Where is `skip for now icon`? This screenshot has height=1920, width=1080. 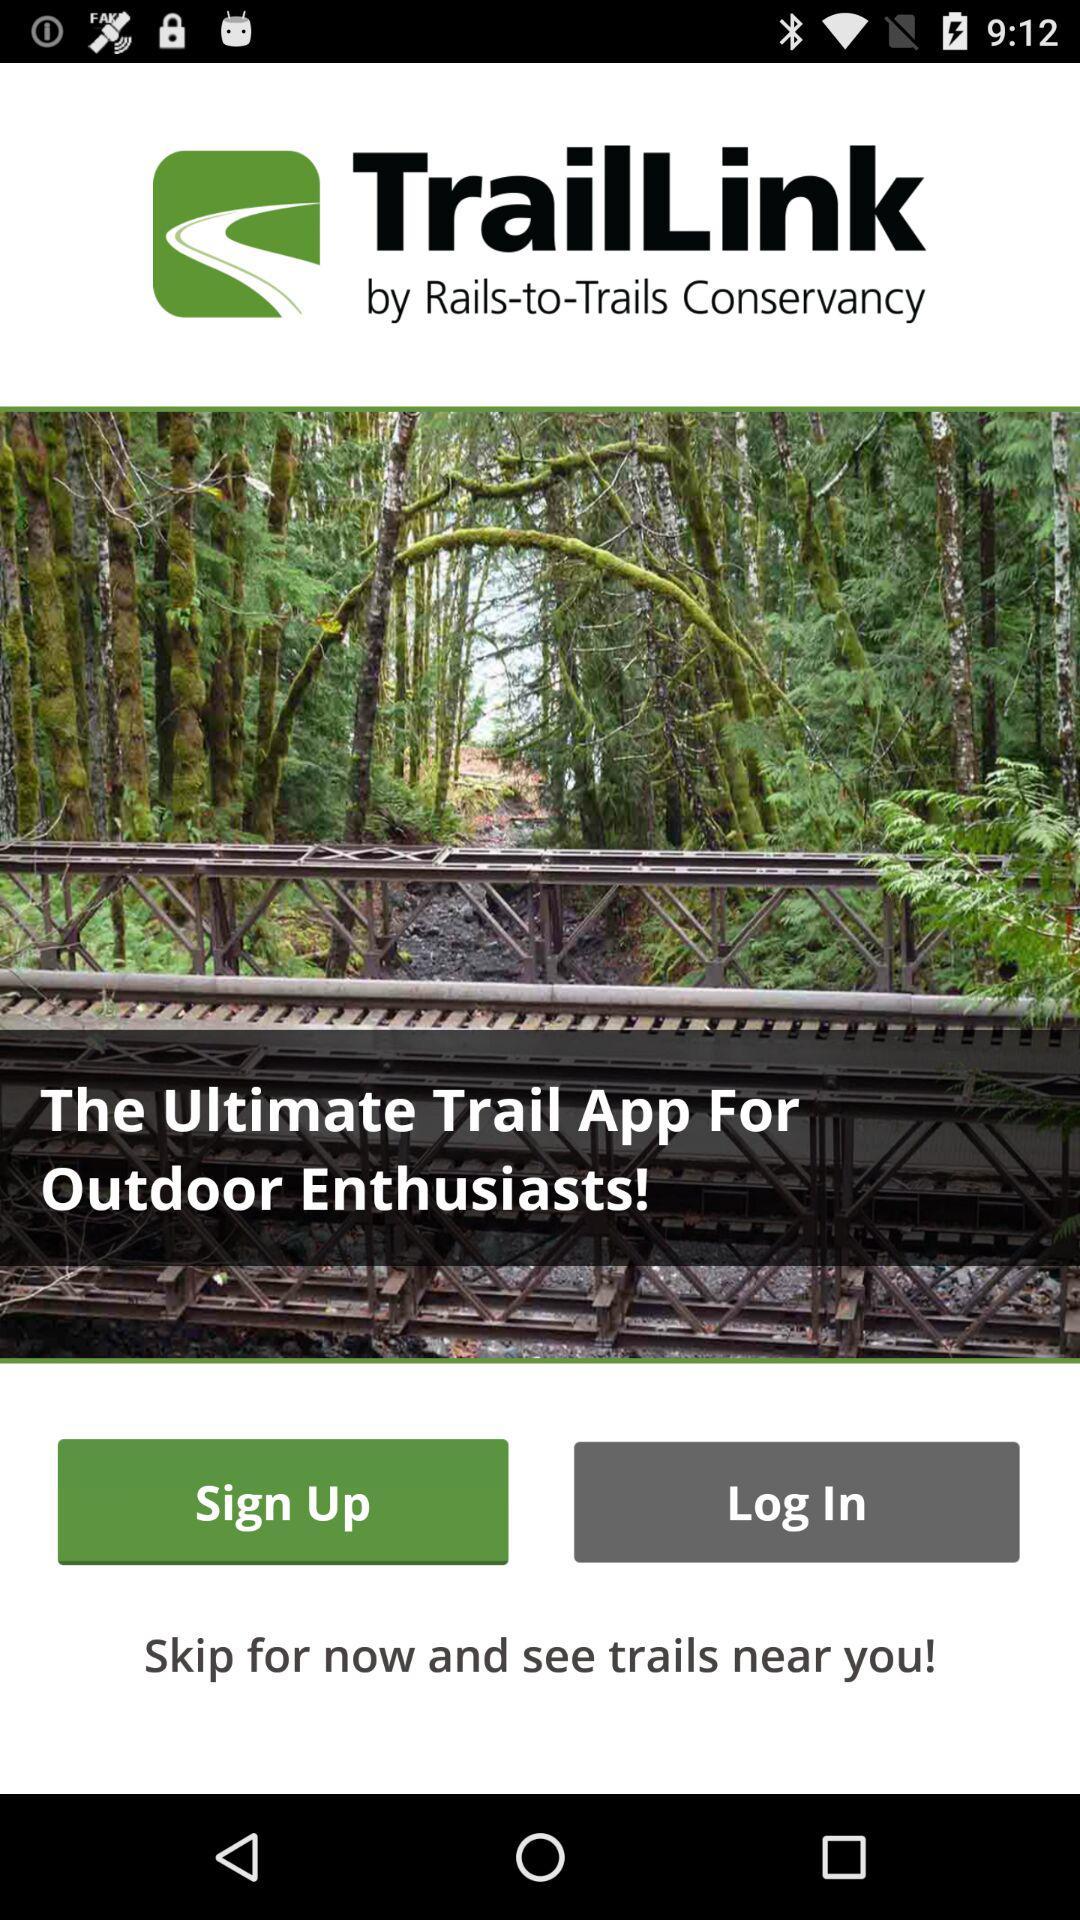 skip for now icon is located at coordinates (540, 1654).